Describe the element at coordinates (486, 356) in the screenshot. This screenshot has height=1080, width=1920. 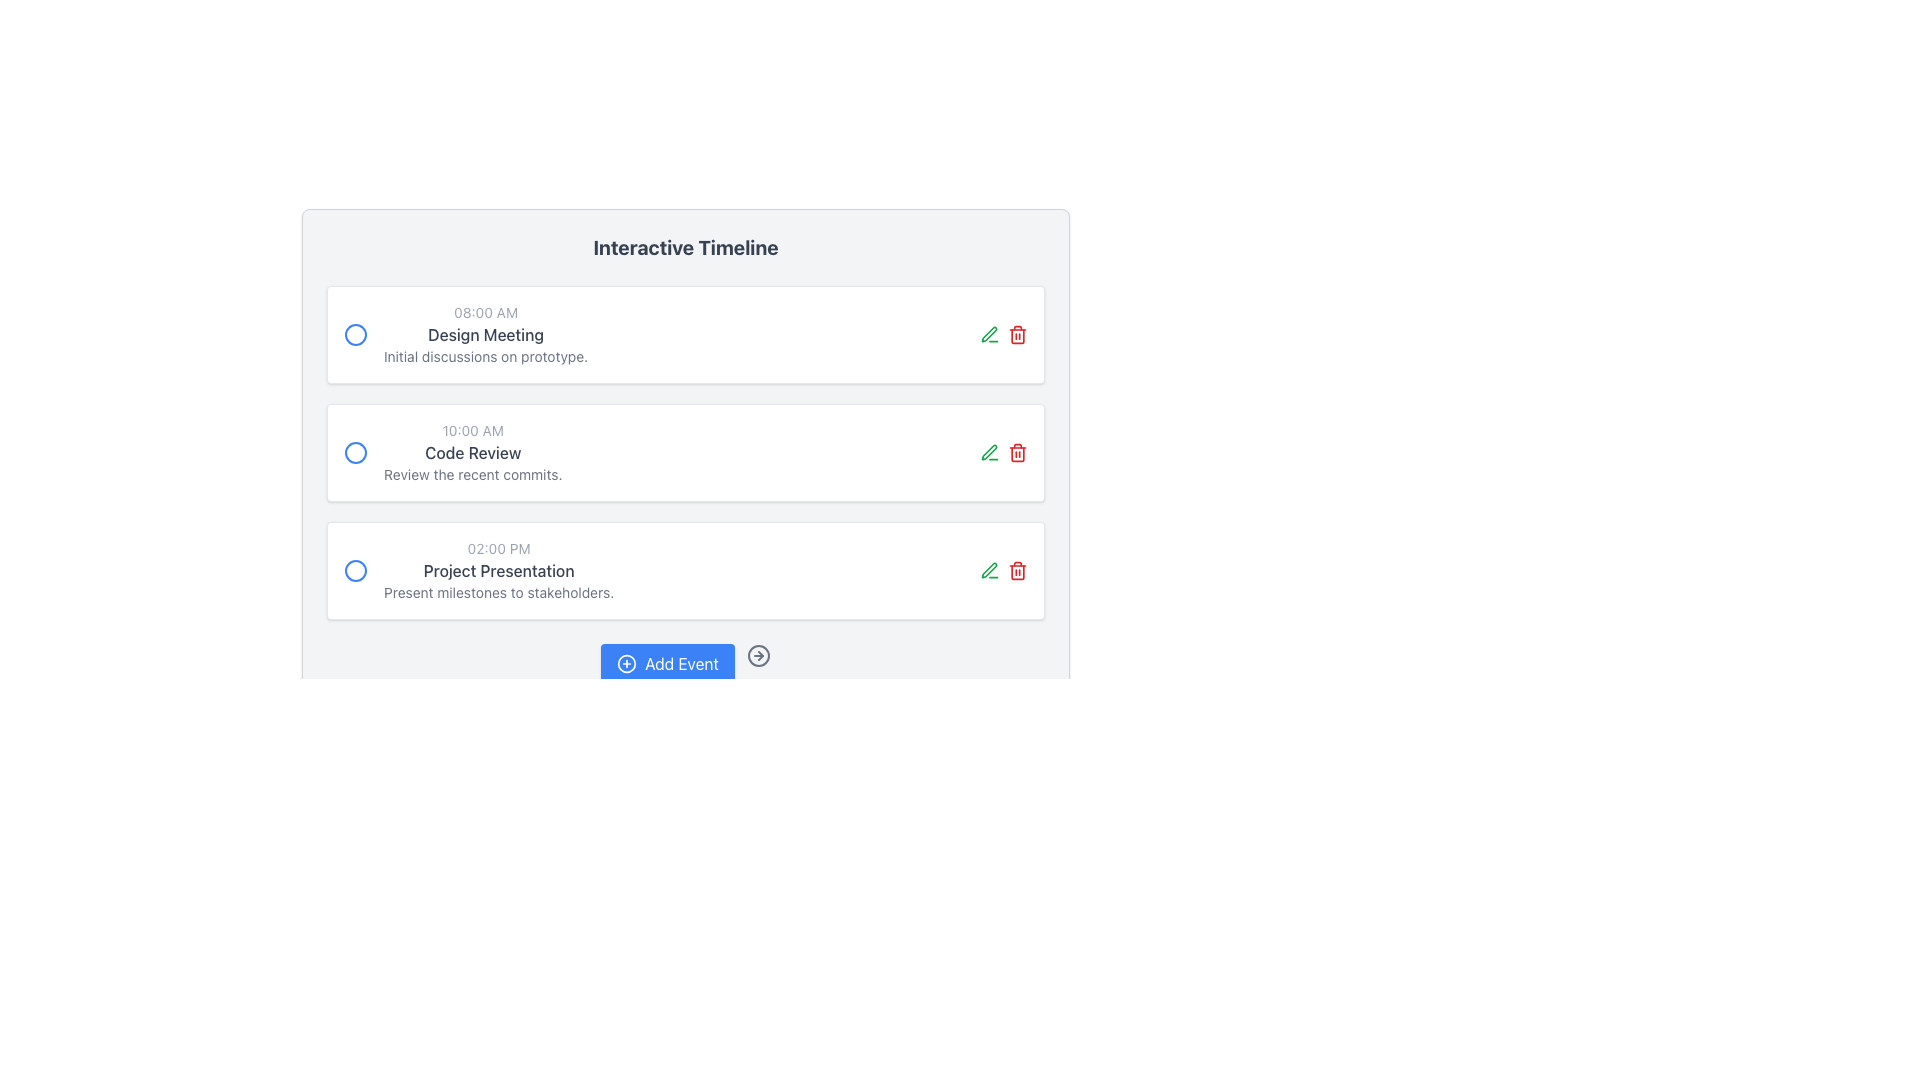
I see `text label providing details about the 'Design Meeting' event in the timeline, which is positioned below the '08:00 AM' time and the 'Design Meeting' title text` at that location.